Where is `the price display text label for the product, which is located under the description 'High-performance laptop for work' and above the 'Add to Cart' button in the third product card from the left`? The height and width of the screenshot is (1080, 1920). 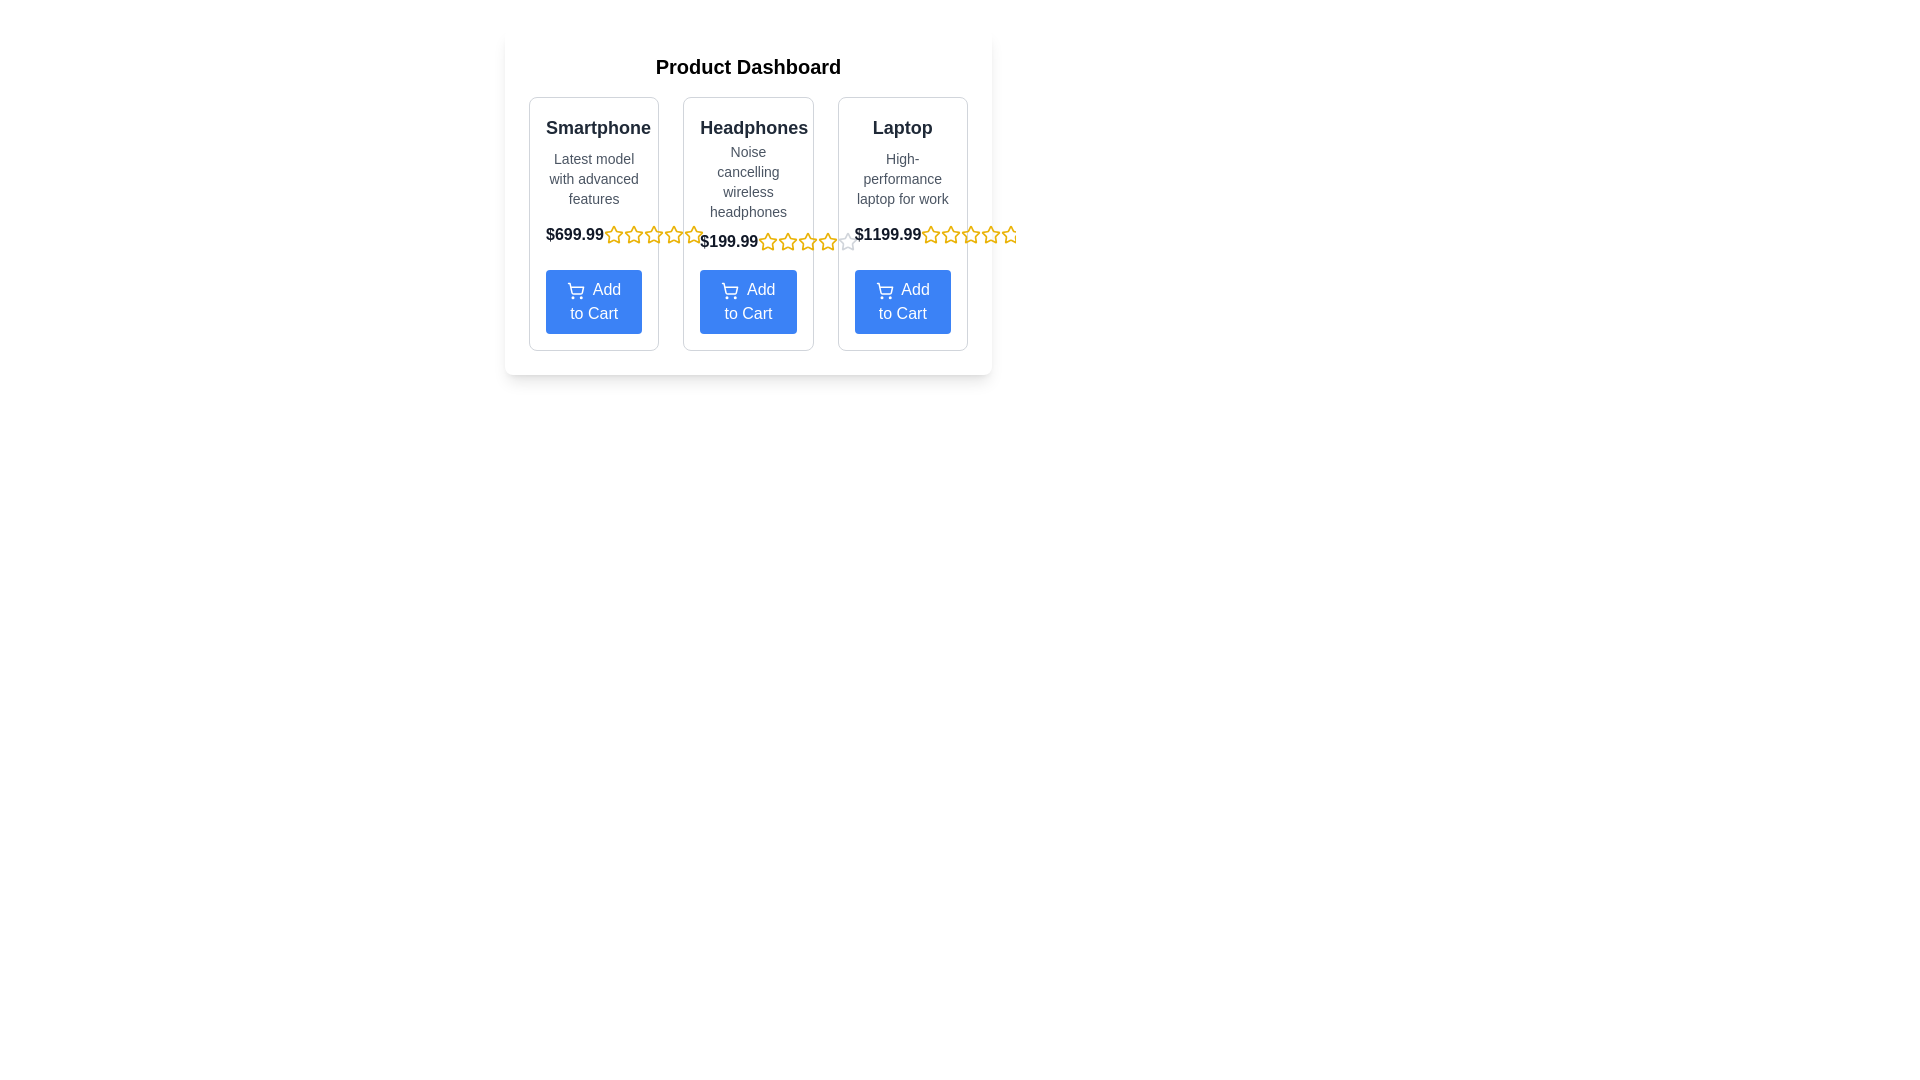
the price display text label for the product, which is located under the description 'High-performance laptop for work' and above the 'Add to Cart' button in the third product card from the left is located at coordinates (901, 234).